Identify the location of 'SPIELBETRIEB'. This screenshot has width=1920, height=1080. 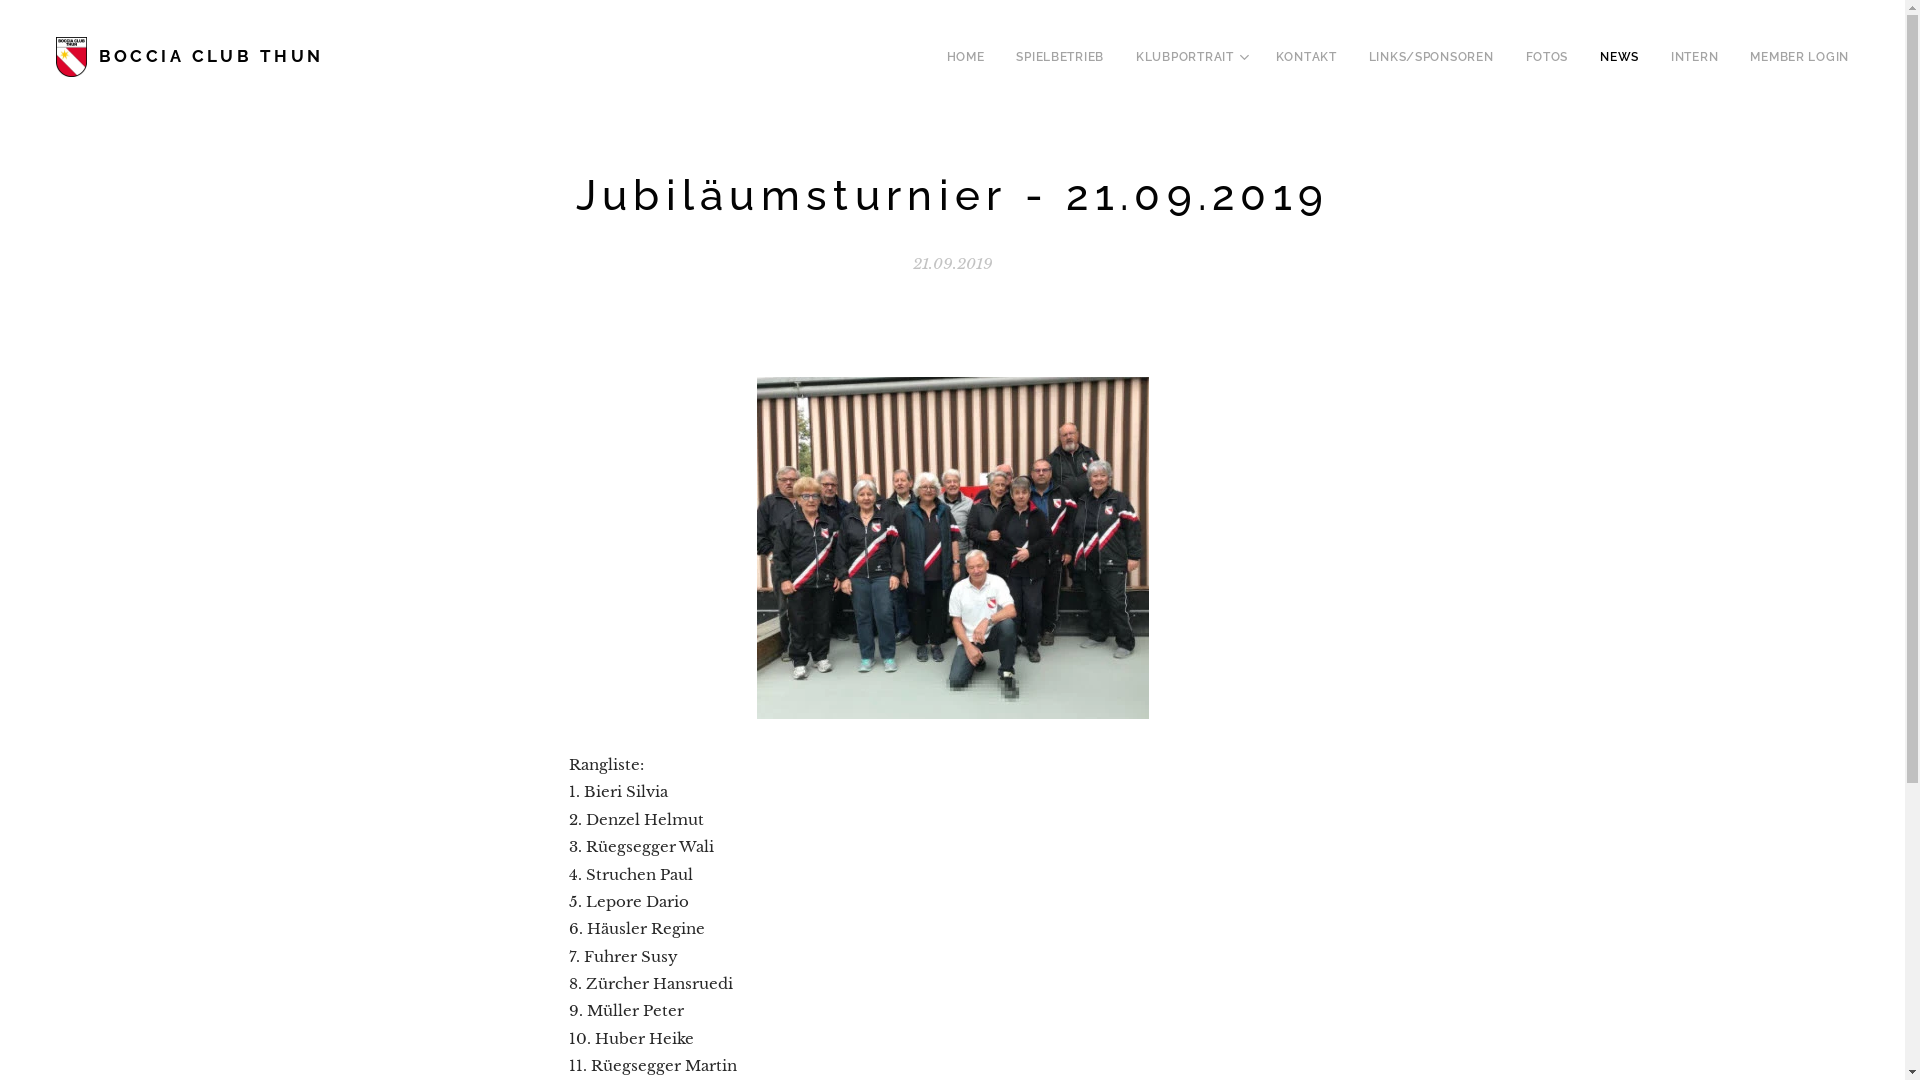
(1059, 56).